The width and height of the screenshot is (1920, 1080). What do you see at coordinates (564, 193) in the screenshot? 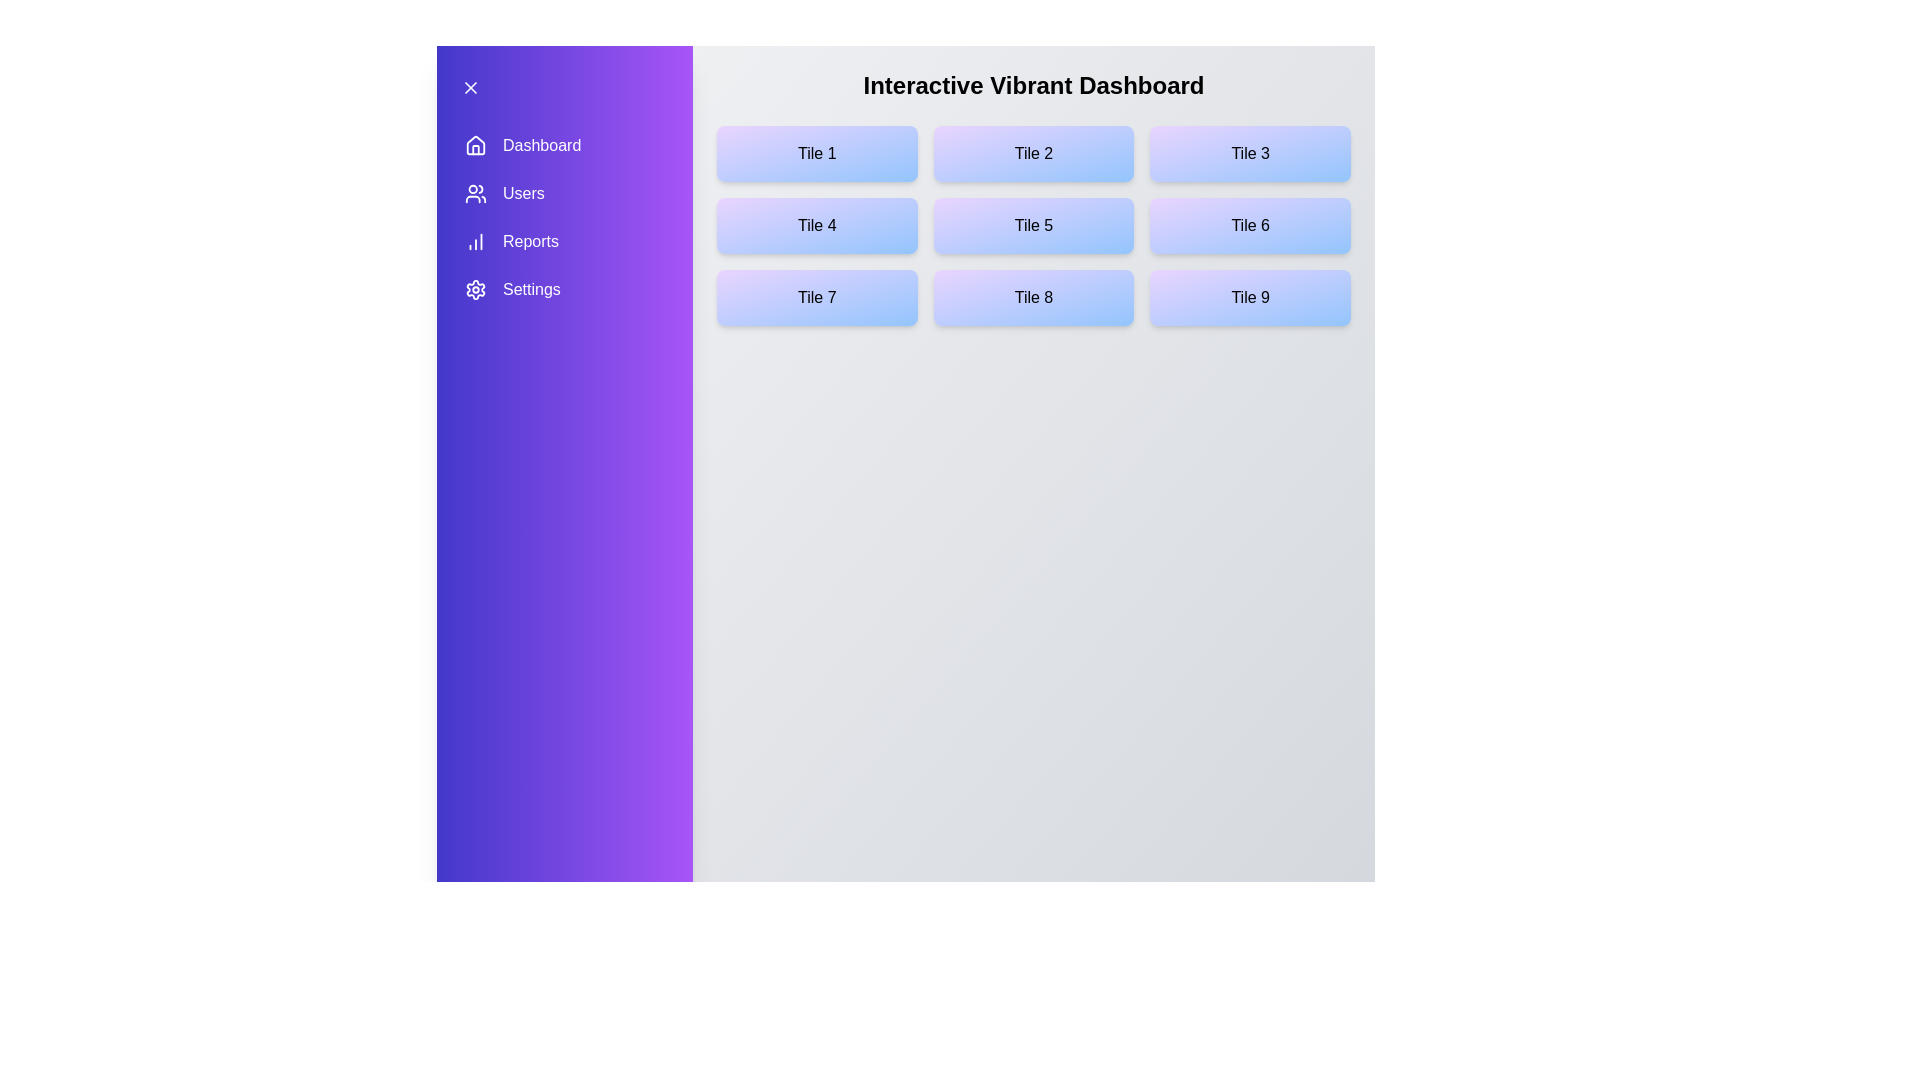
I see `the menu item Users in the sidebar` at bounding box center [564, 193].